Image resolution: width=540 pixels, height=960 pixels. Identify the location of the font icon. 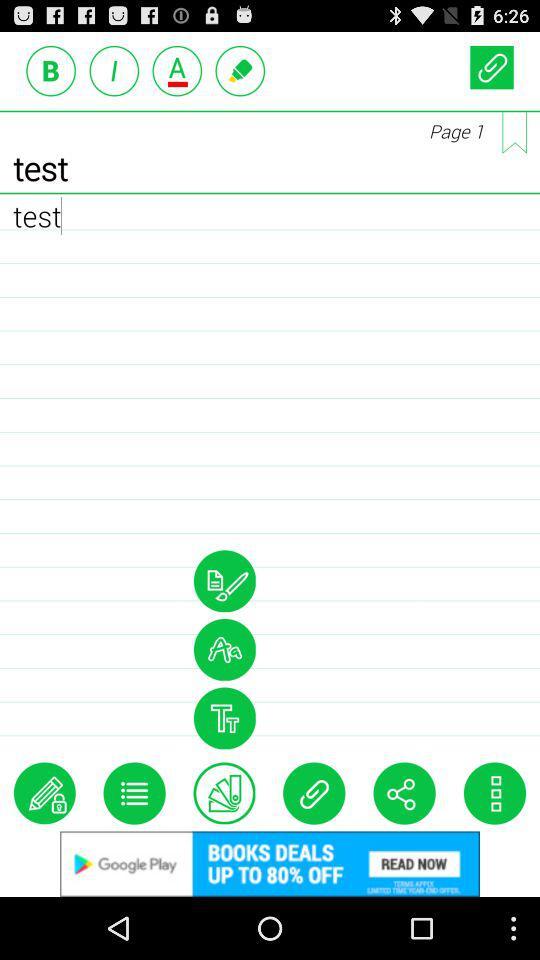
(223, 767).